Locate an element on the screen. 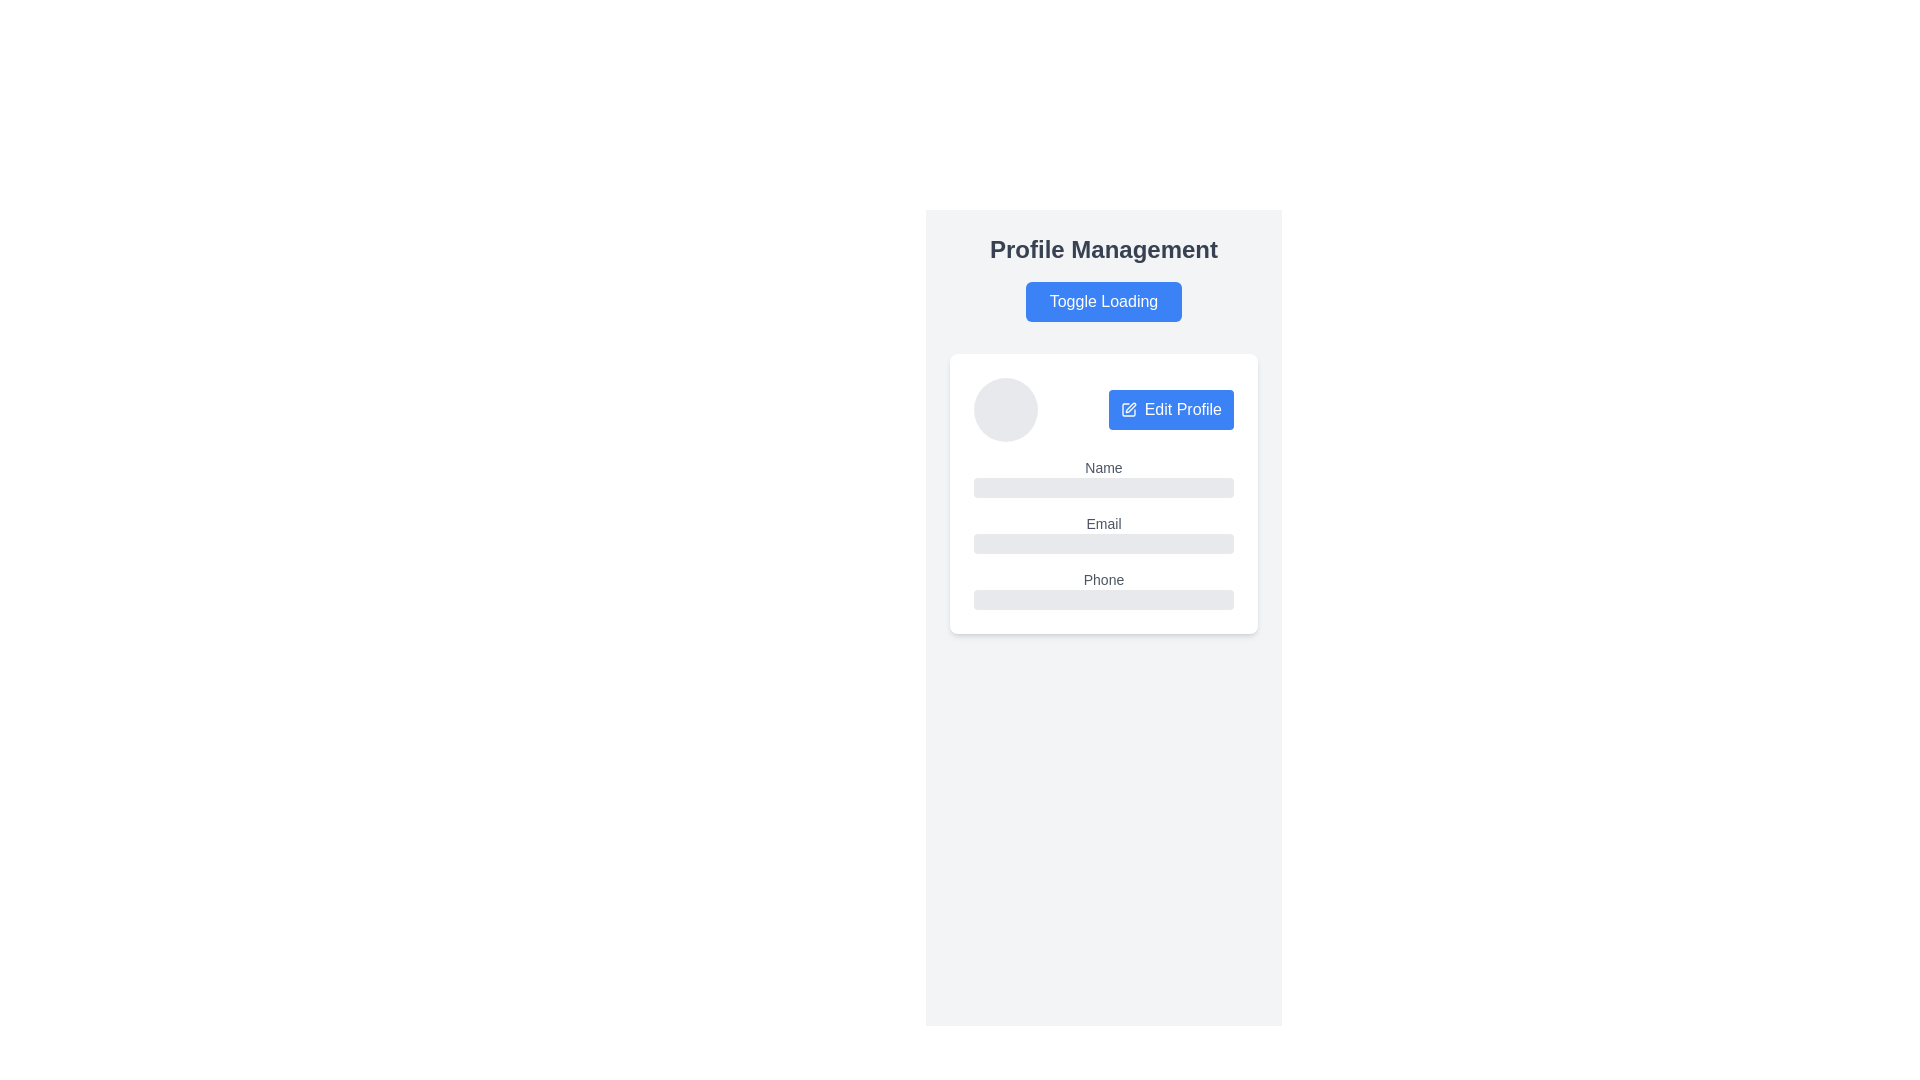 This screenshot has width=1920, height=1080. the 'Toggle Loading' button, which is a rectangular button with rounded corners, blue background, and white text, located below 'Profile Management' is located at coordinates (1103, 301).